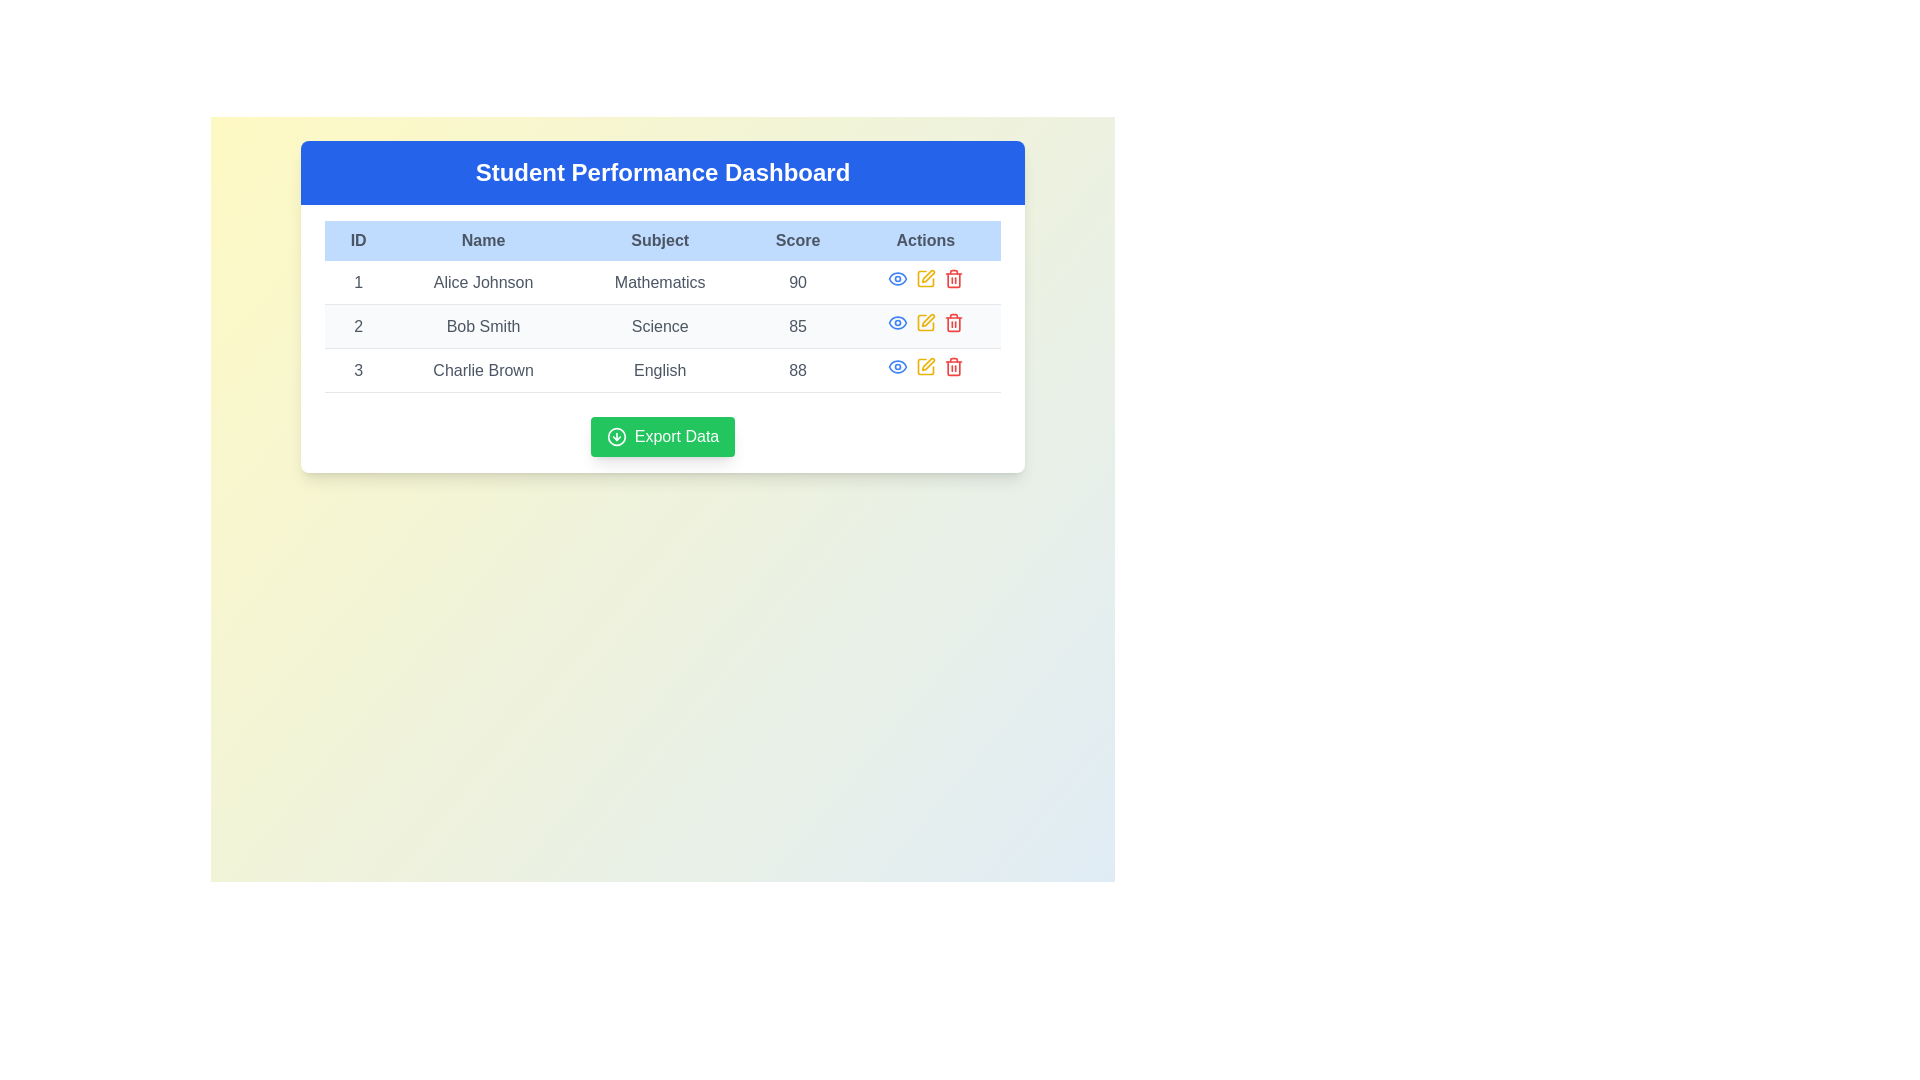 The image size is (1920, 1080). I want to click on the numeric text label '85' in the 'Score' column for Bob Smith's 'Science' subject, located in the second row of the table, so click(797, 325).